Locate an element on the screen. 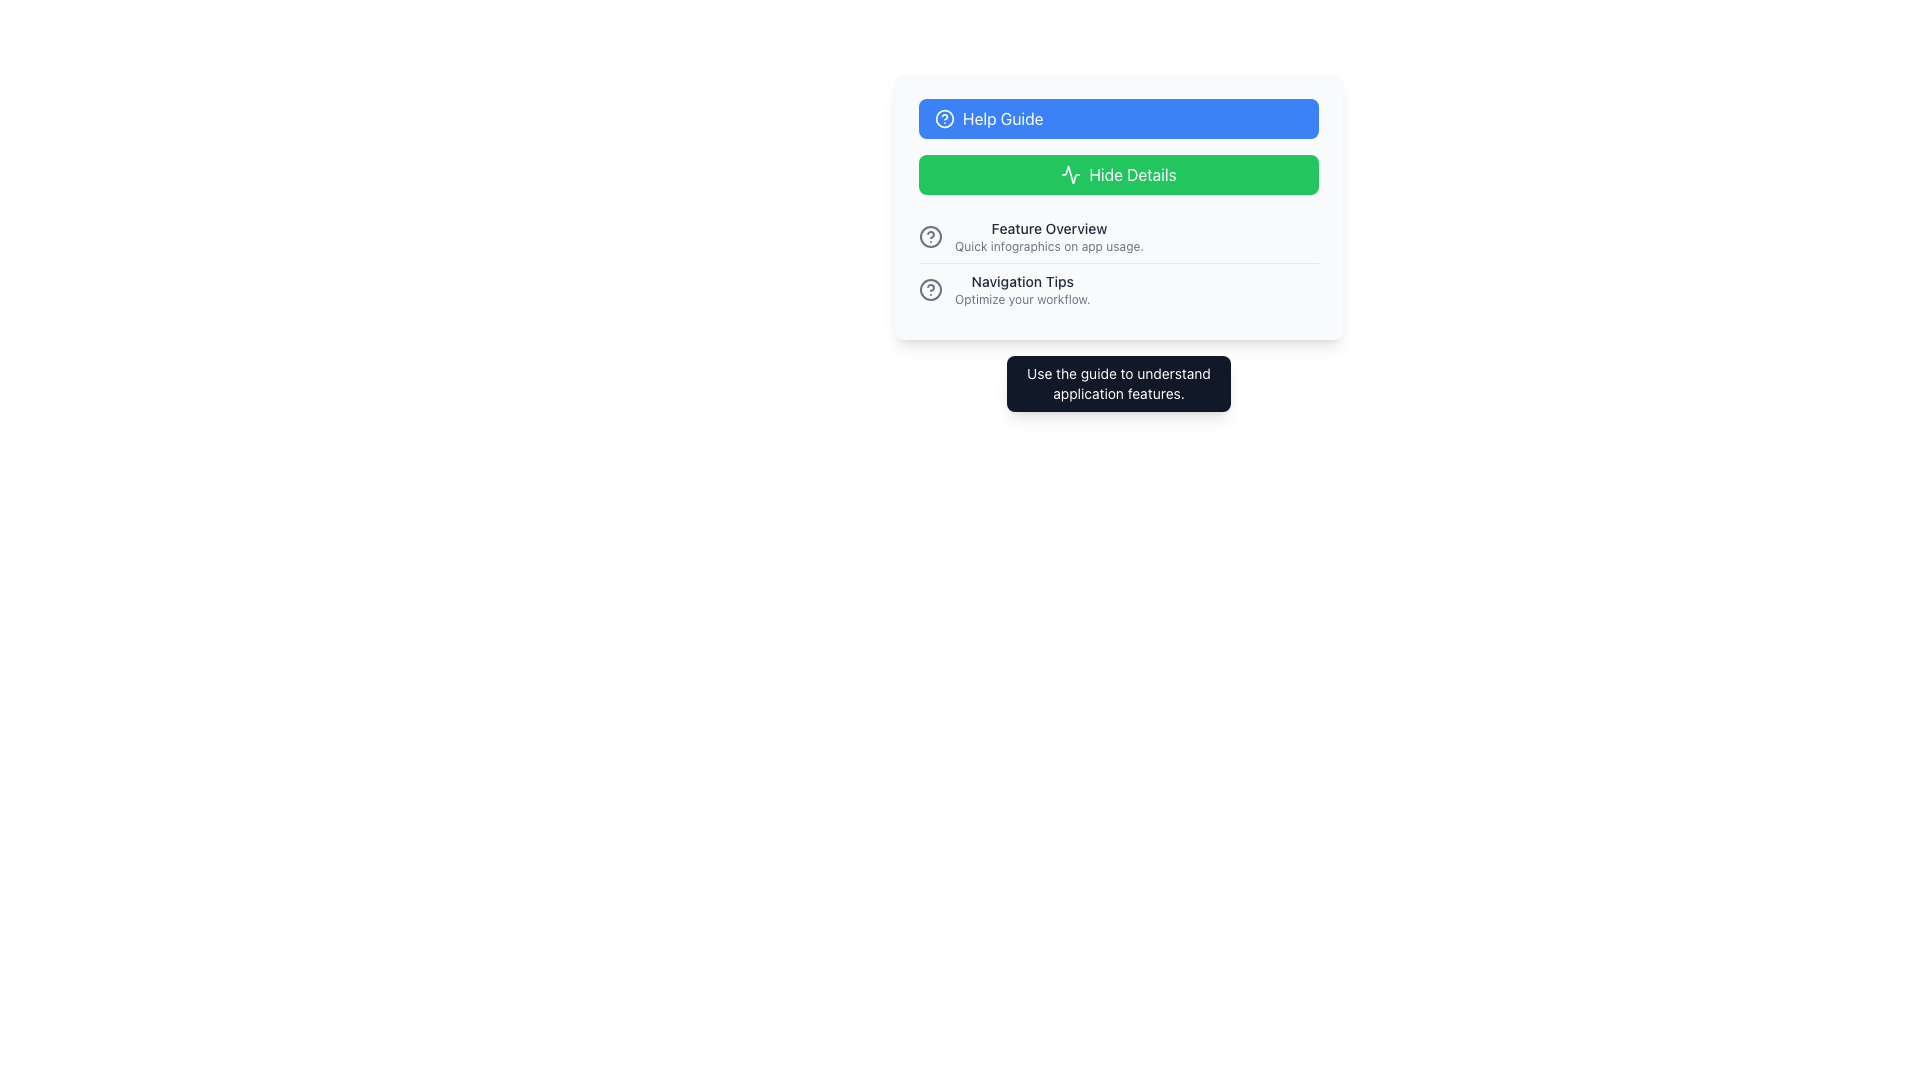 Image resolution: width=1920 pixels, height=1080 pixels. the toggle button located centrally within a light gray box, positioned directly beneath the blue 'Help Guide' button and above the 'Feature Overview' section is located at coordinates (1117, 173).